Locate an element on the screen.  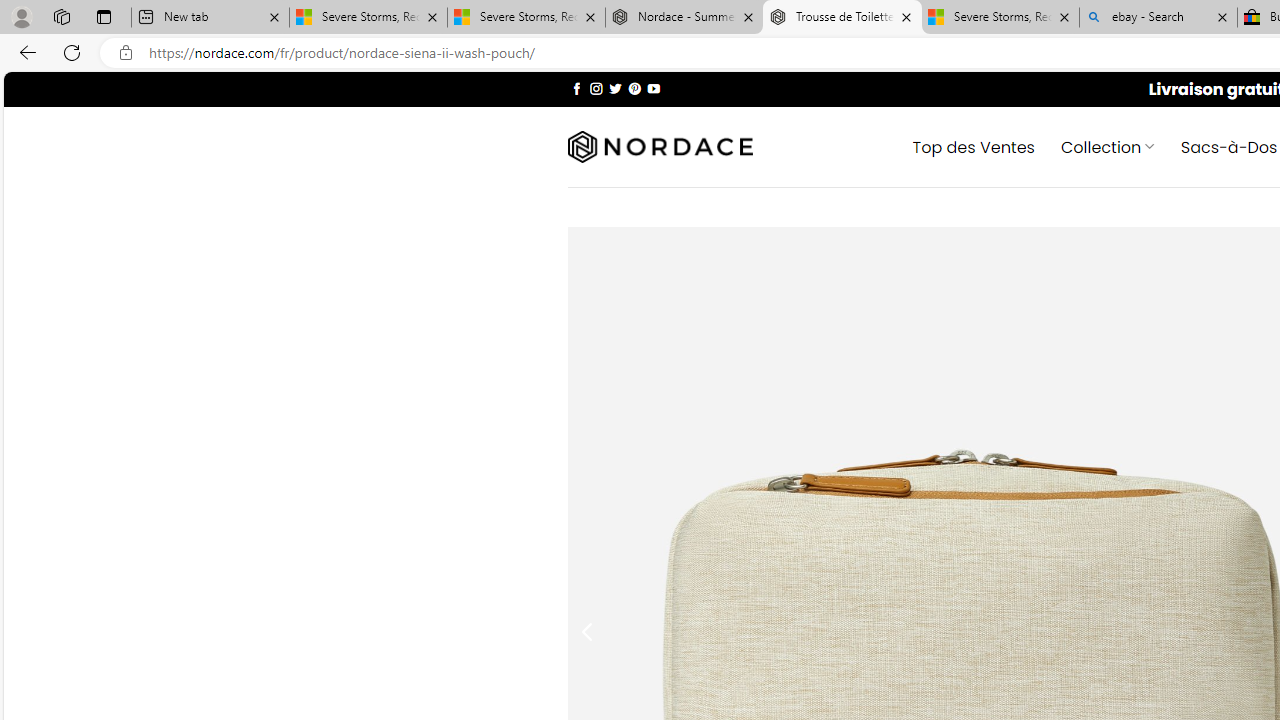
'  Top des Ventes' is located at coordinates (973, 145).